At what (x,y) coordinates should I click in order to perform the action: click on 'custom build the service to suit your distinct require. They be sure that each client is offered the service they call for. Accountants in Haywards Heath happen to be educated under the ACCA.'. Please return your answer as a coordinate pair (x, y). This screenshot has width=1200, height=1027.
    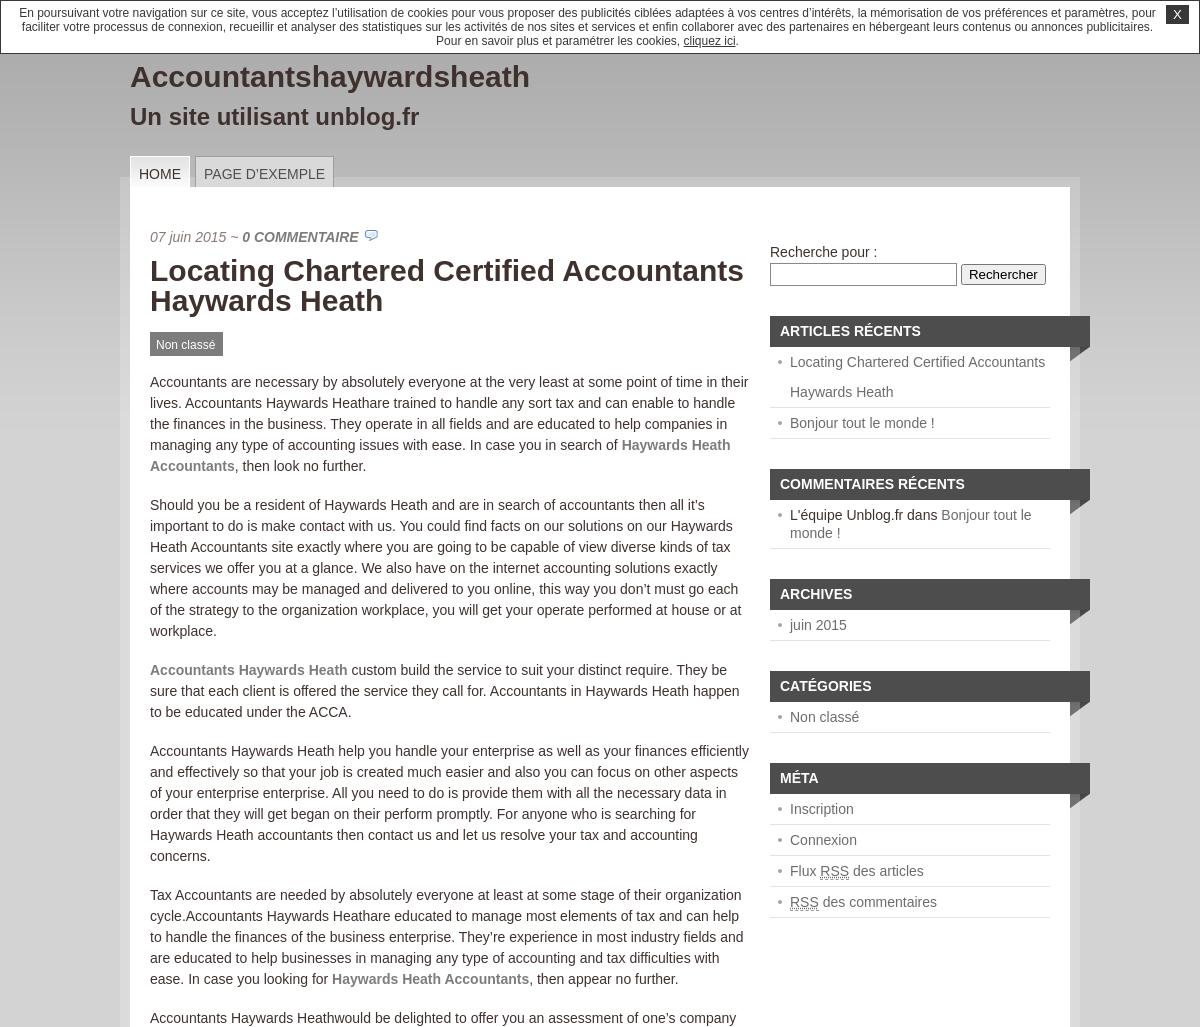
    Looking at the image, I should click on (444, 690).